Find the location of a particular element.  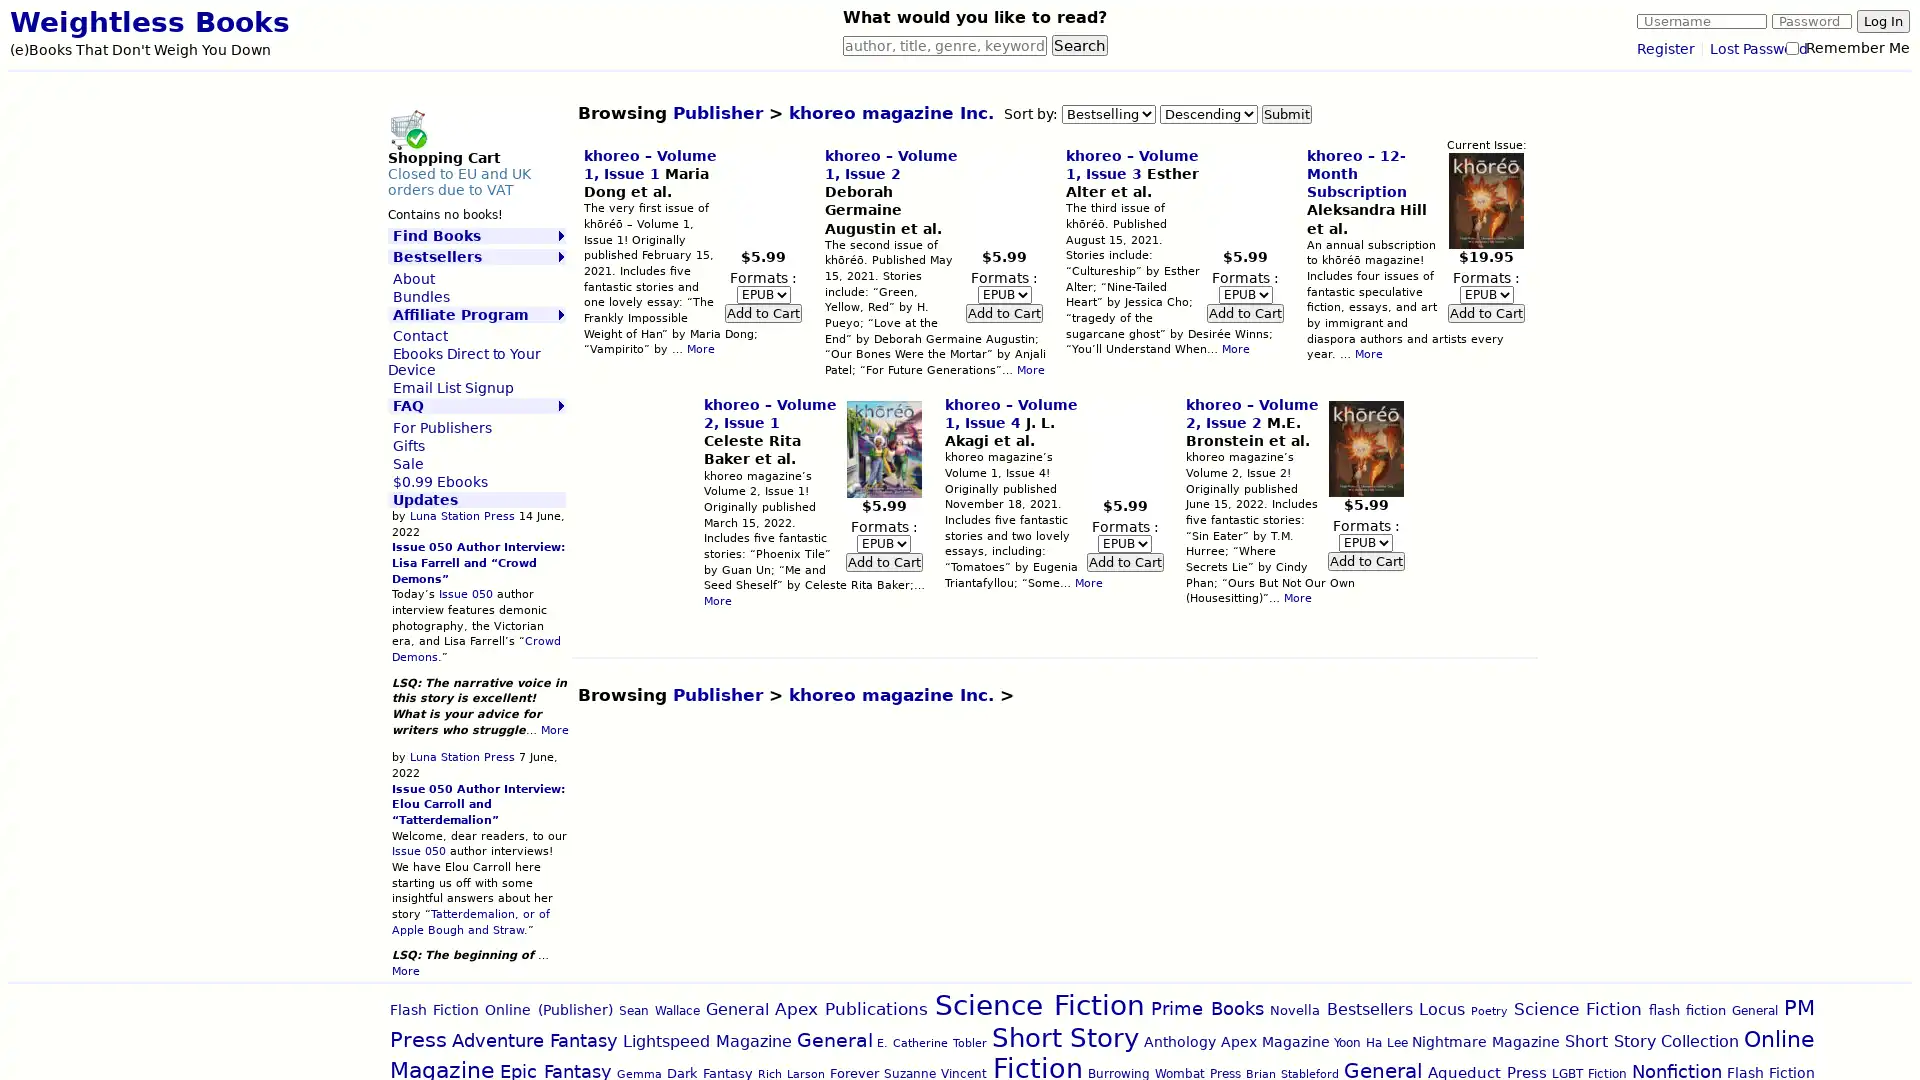

Add to Cart is located at coordinates (882, 561).